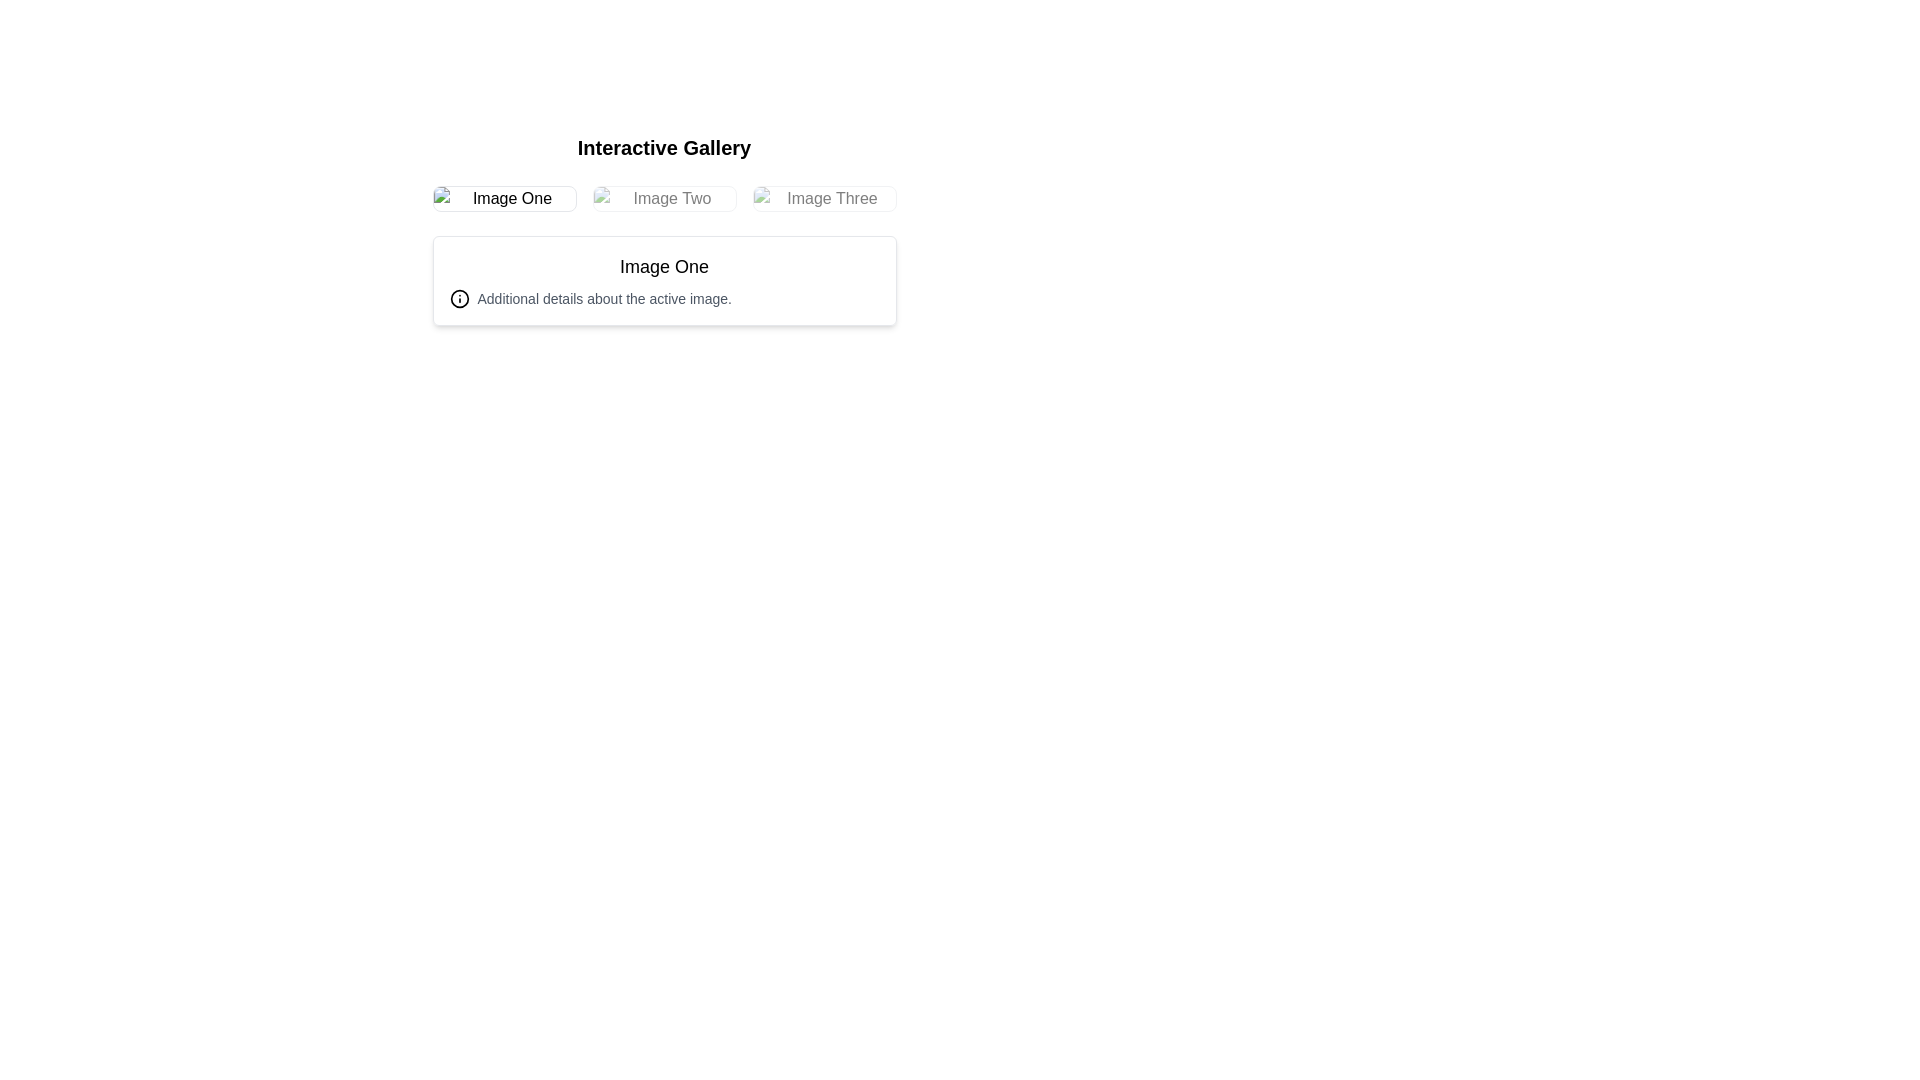 The image size is (1920, 1080). Describe the element at coordinates (504, 199) in the screenshot. I see `the first image thumbnail displaying 'Image One'` at that location.